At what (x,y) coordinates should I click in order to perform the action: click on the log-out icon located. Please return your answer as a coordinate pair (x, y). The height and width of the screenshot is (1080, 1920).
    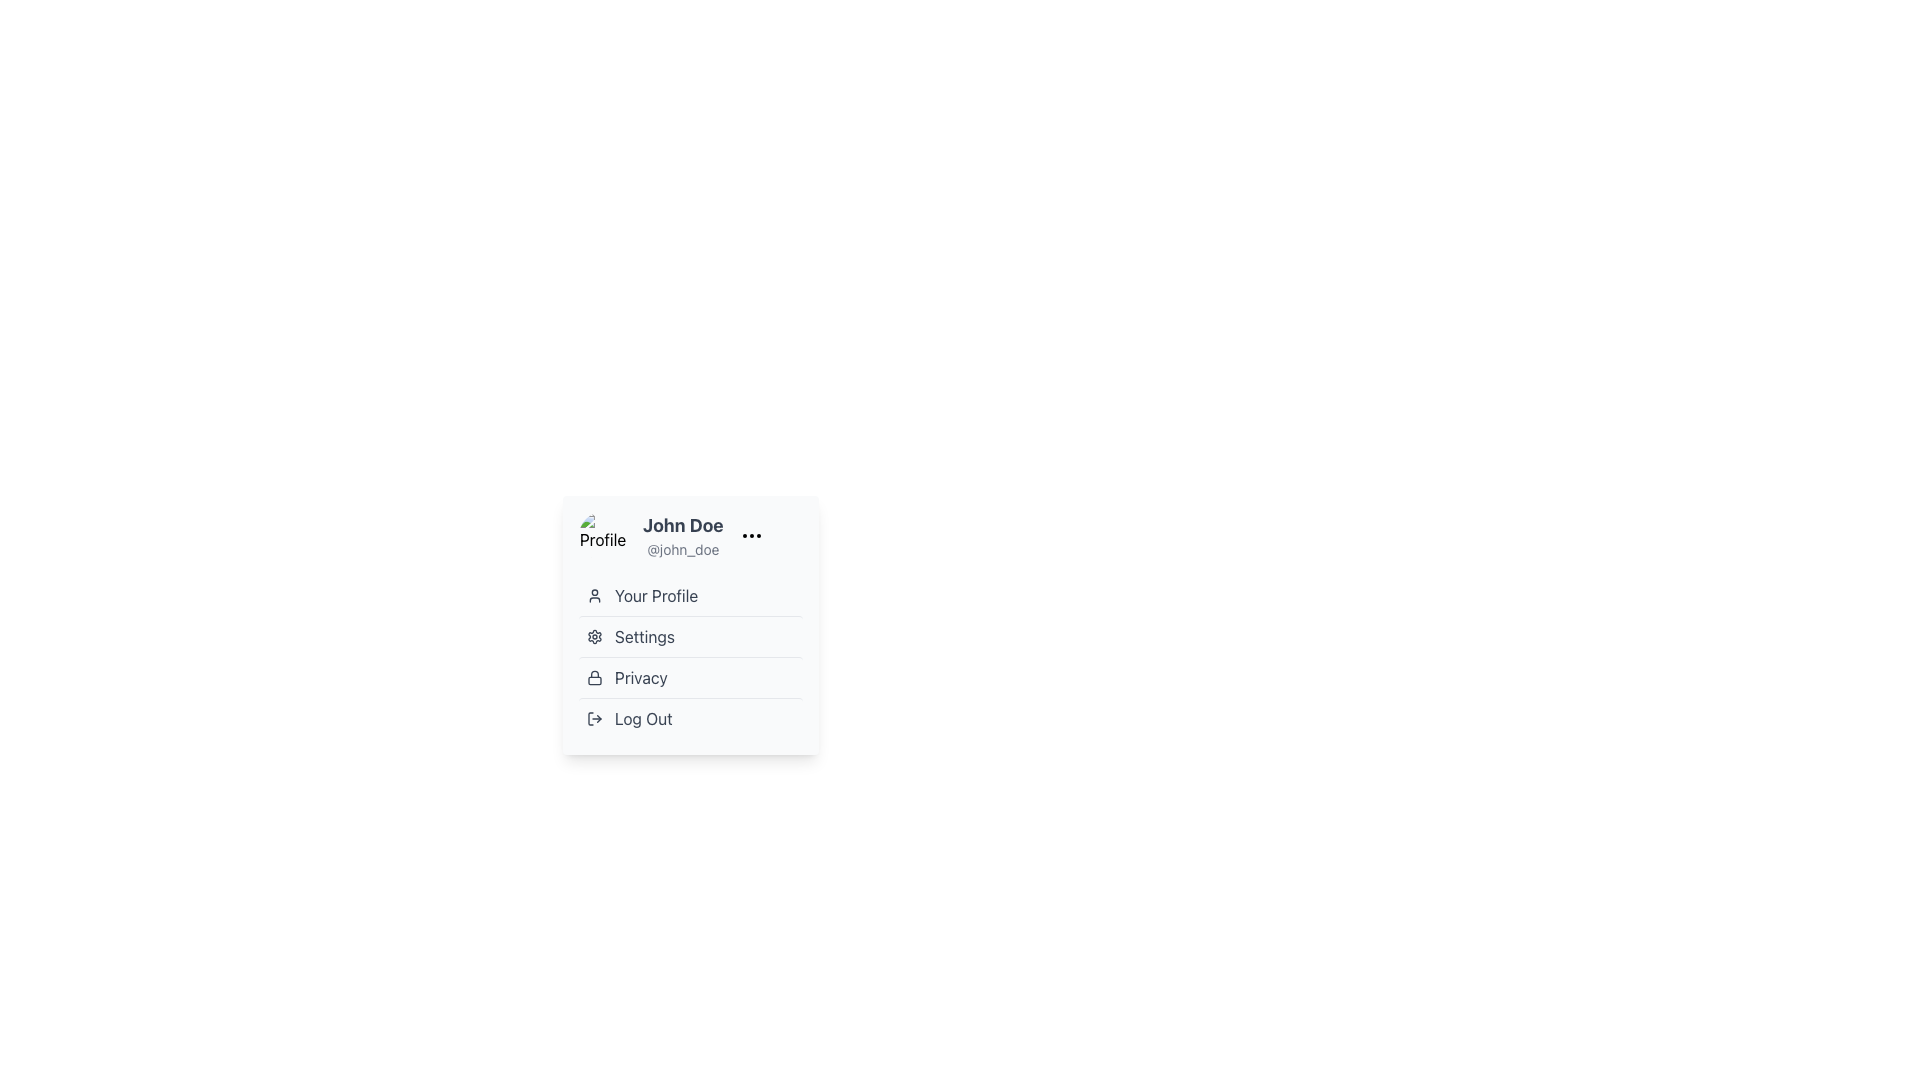
    Looking at the image, I should click on (594, 717).